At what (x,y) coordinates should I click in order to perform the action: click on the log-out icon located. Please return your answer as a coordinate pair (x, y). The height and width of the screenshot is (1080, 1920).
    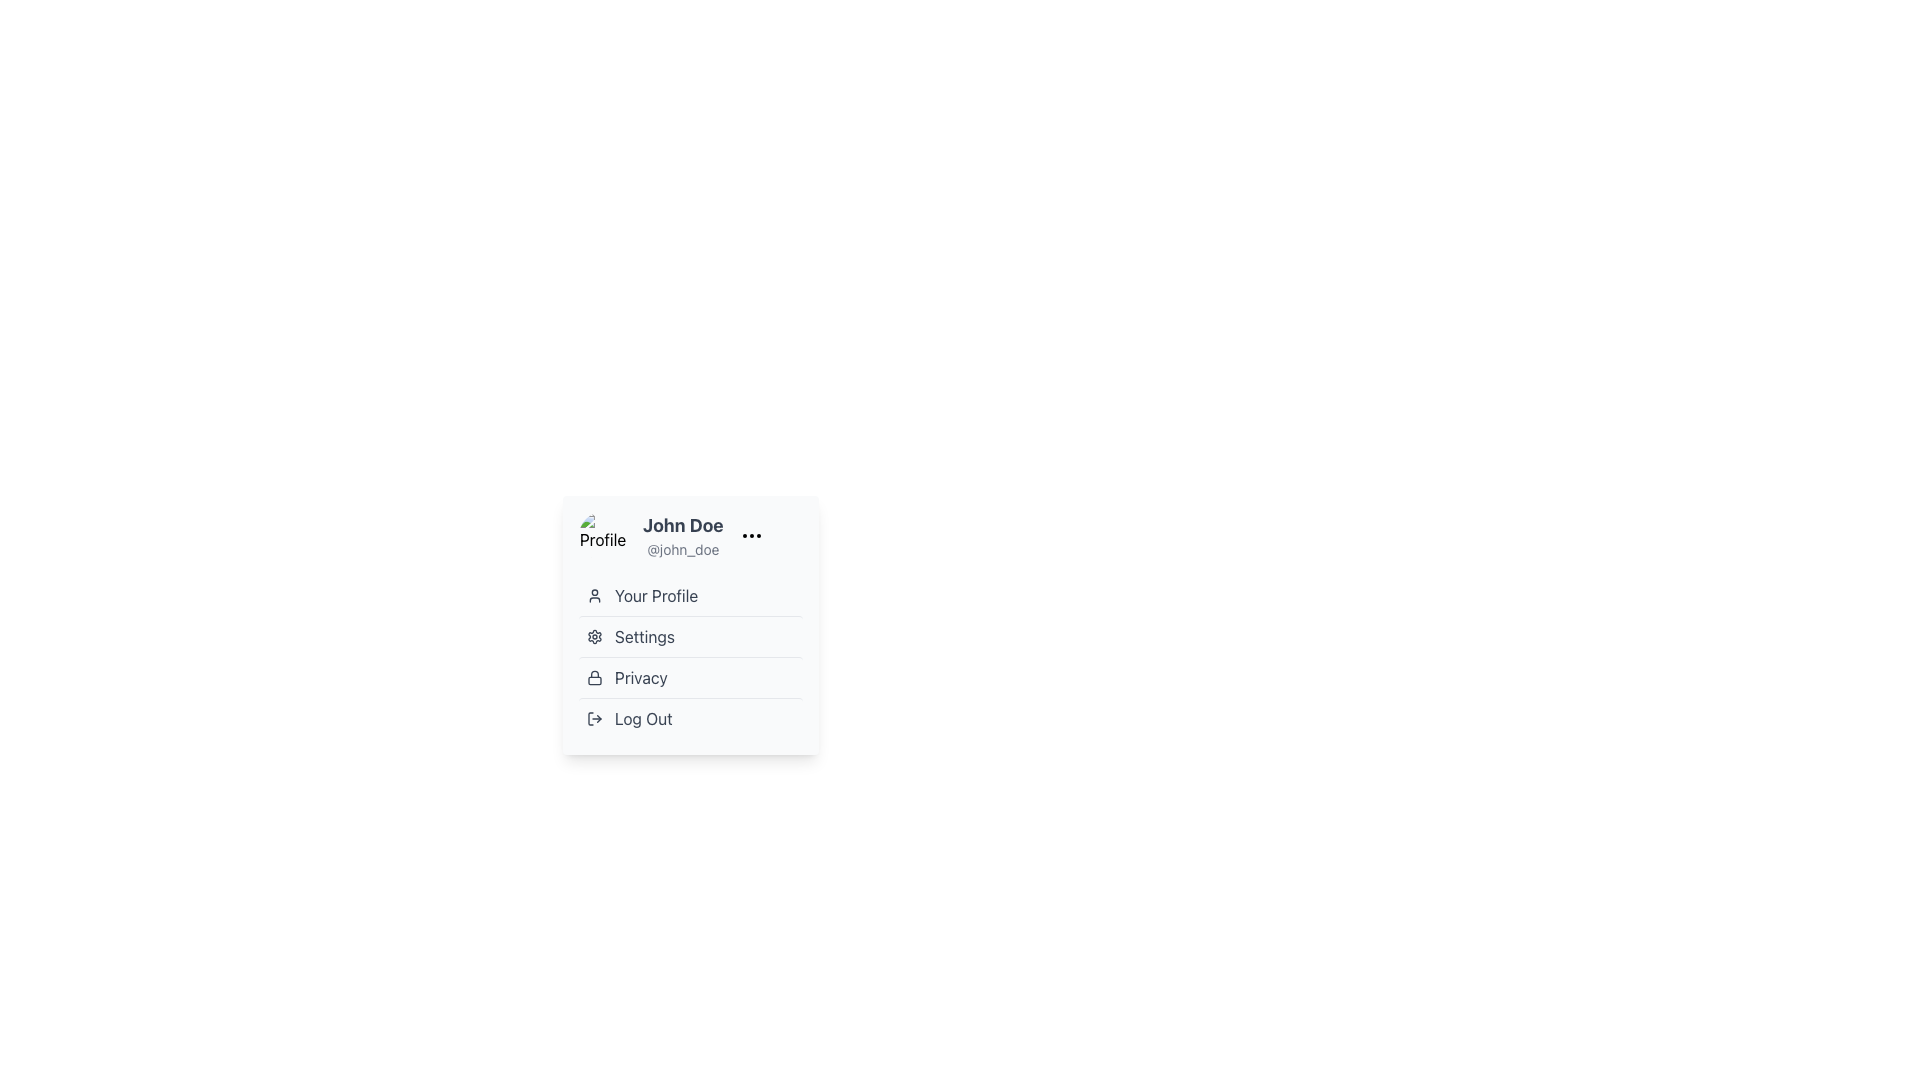
    Looking at the image, I should click on (594, 717).